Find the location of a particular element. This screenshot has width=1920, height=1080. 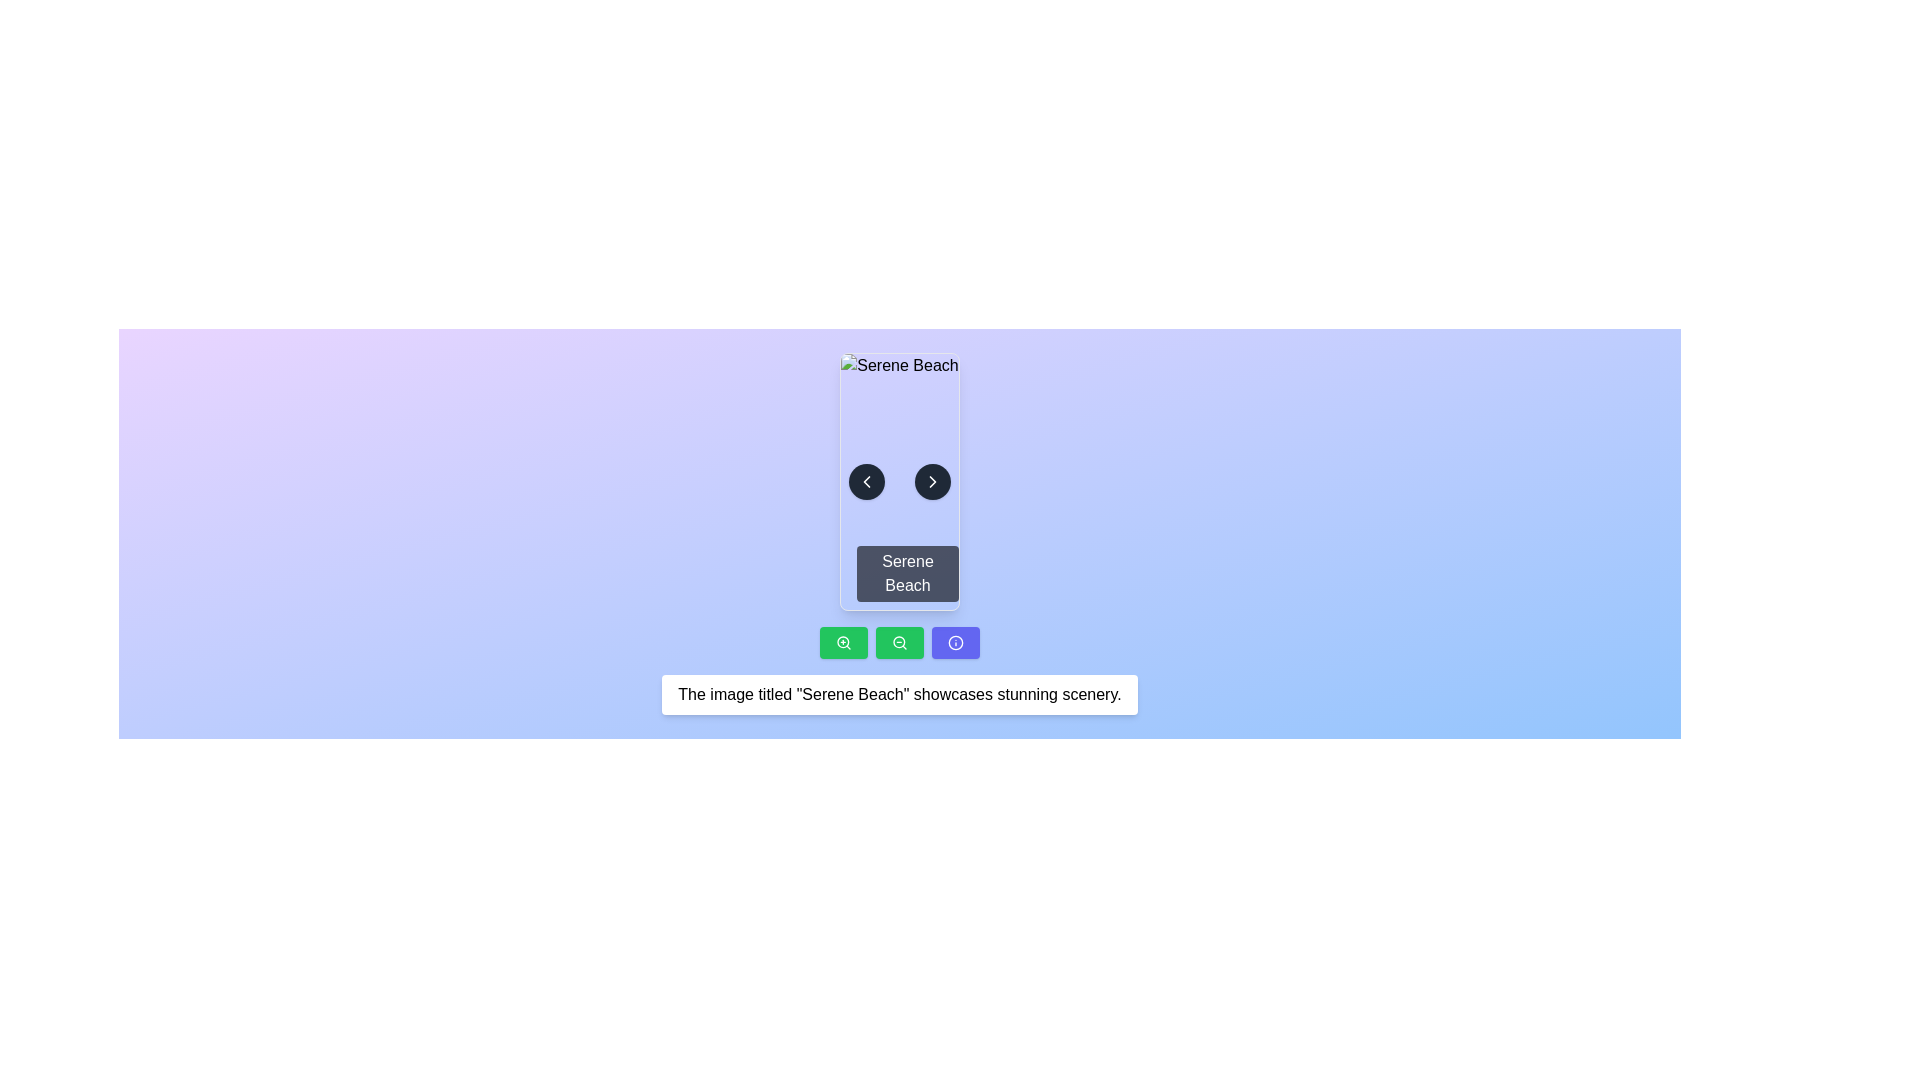

the zoom-in button/icon located at the bottom left of the interface, next to a green background button with a magnifying glass icon is located at coordinates (844, 643).